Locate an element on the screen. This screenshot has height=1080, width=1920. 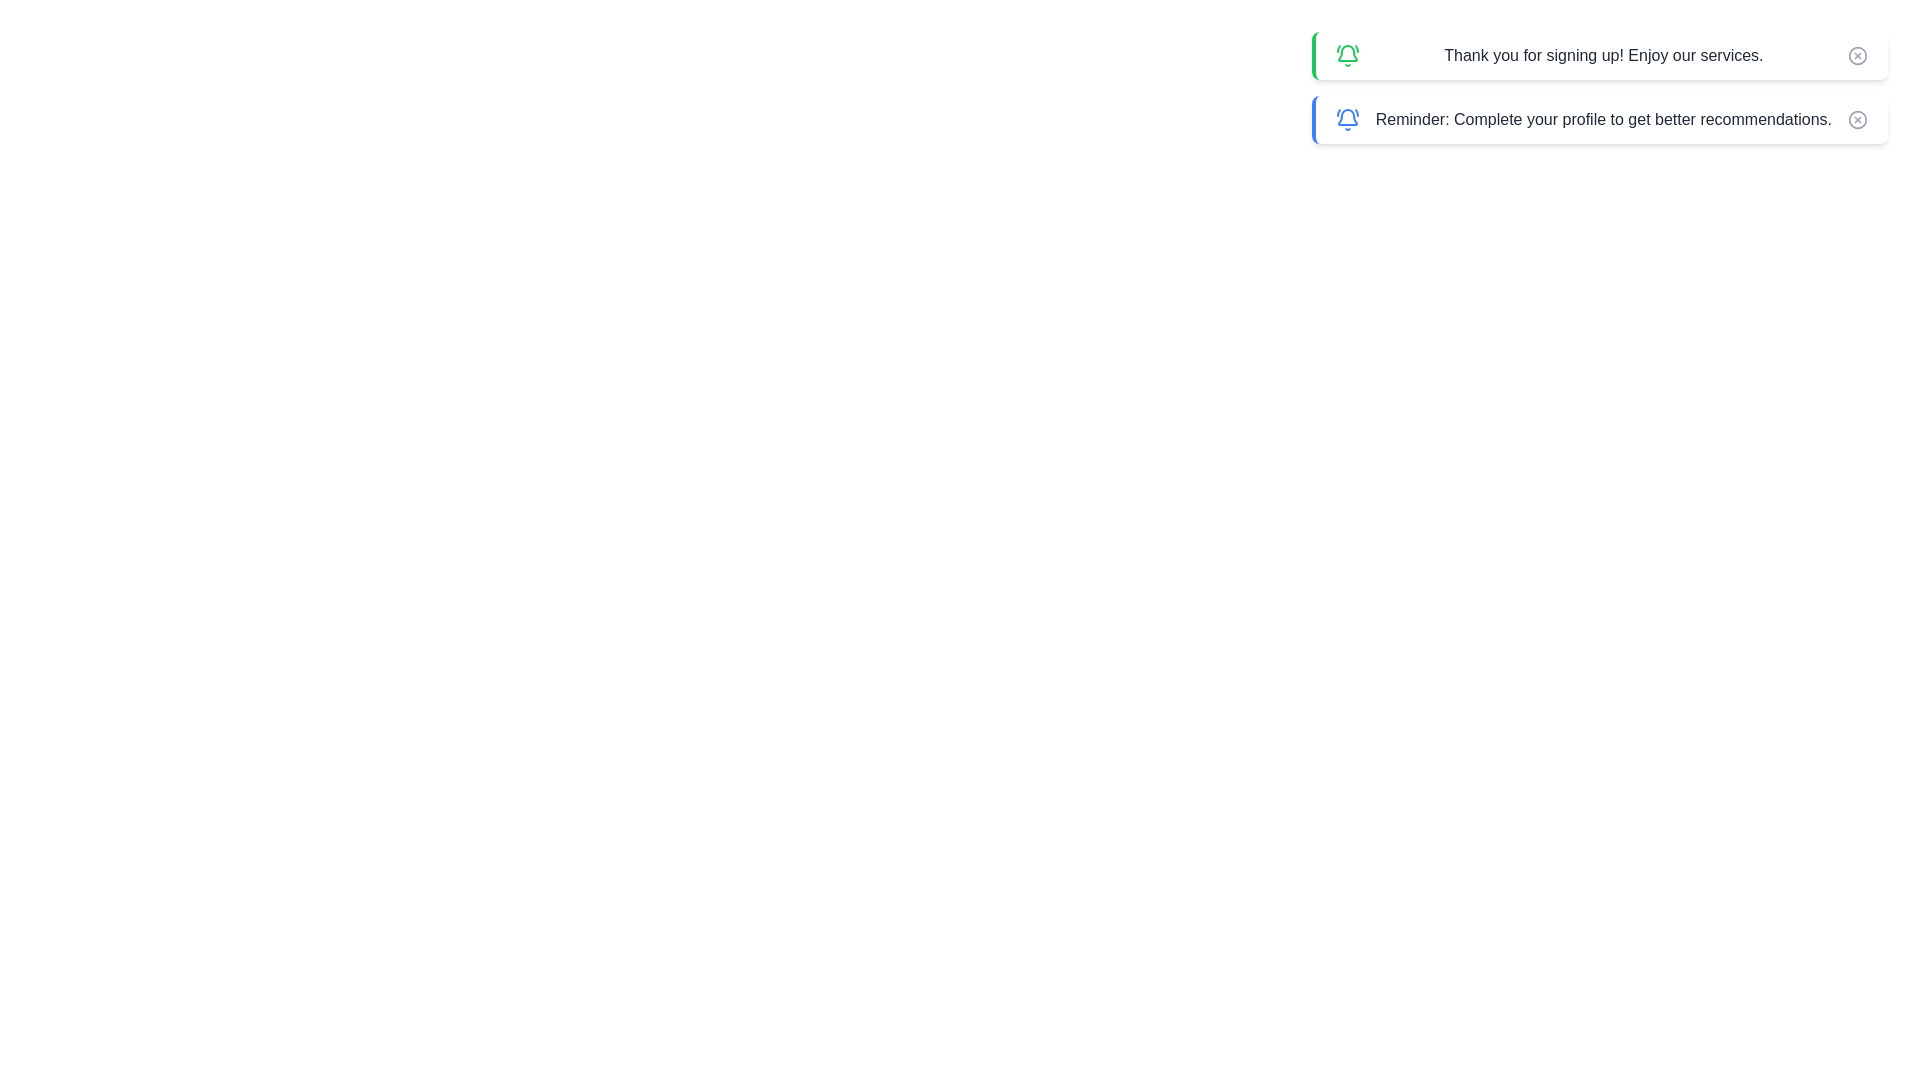
the notification with the text 'Thank you for signing up! Enjoy our services.' is located at coordinates (1598, 55).